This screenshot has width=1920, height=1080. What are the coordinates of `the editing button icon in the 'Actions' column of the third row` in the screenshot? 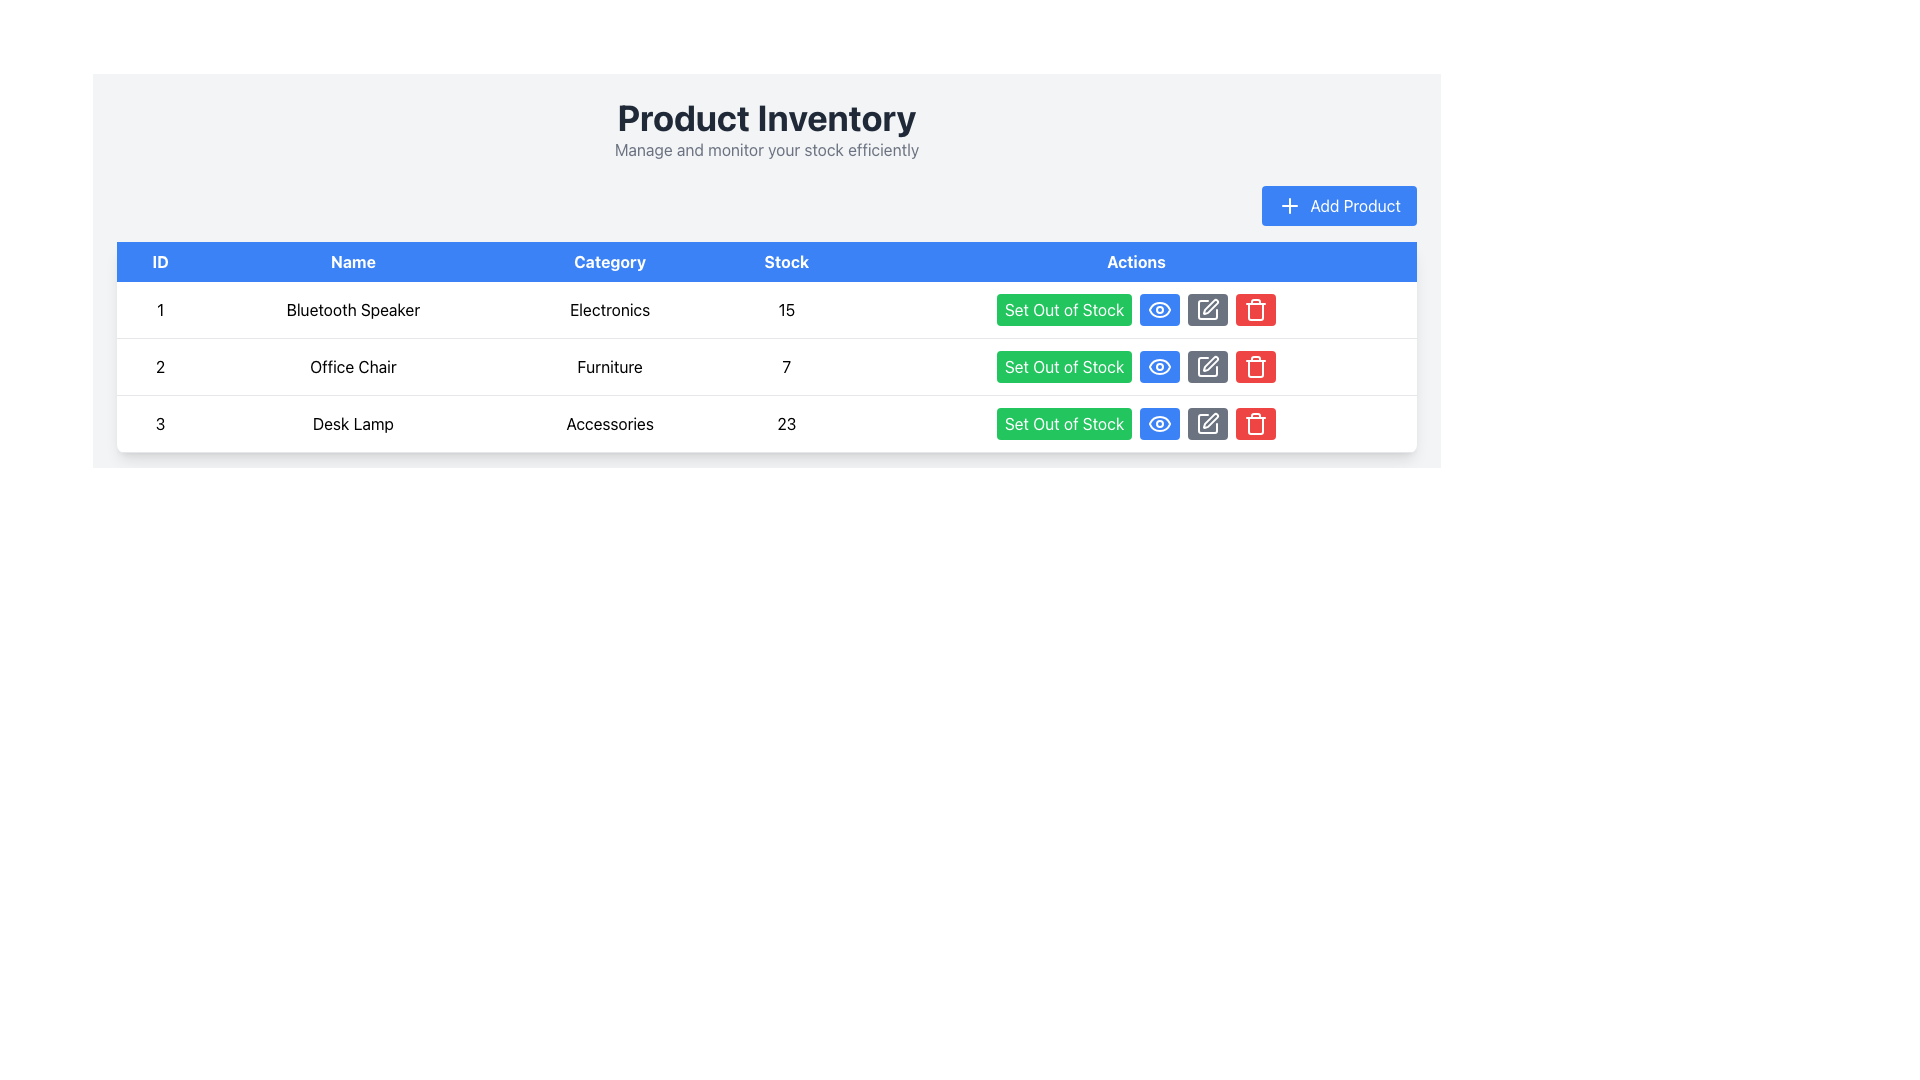 It's located at (1210, 363).